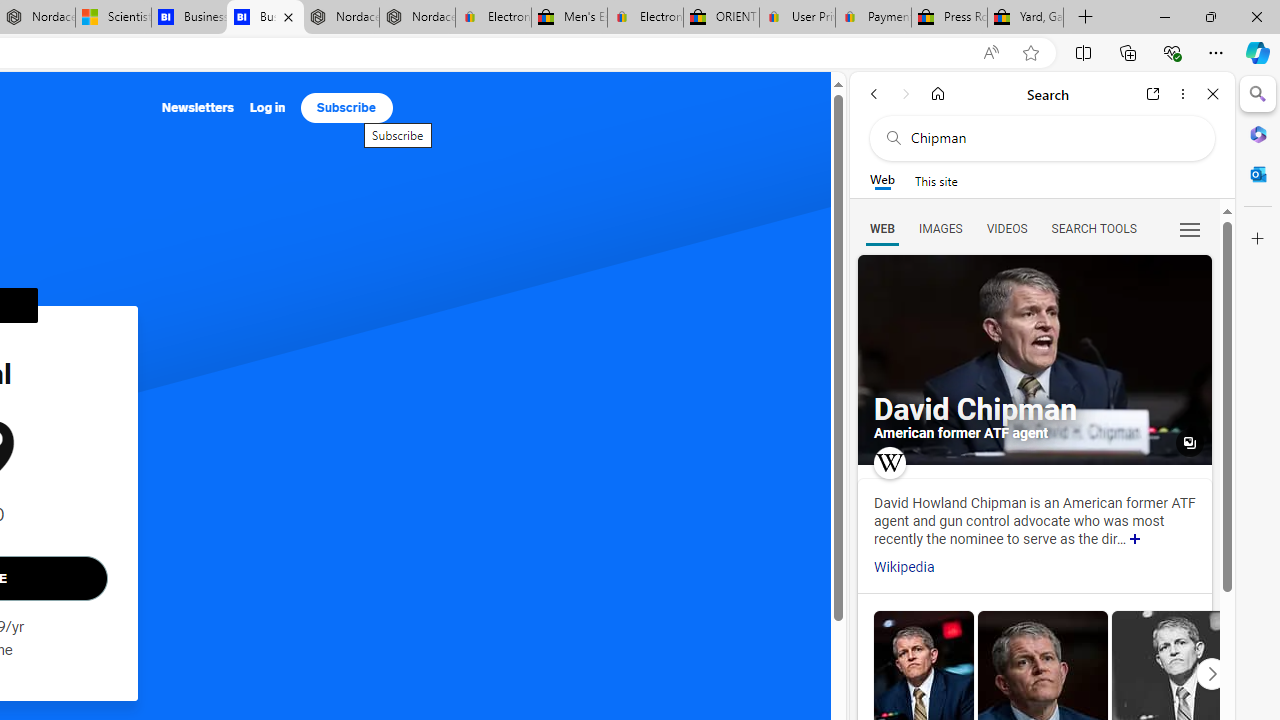  What do you see at coordinates (199, 108) in the screenshot?
I see `'Newsletters'` at bounding box center [199, 108].